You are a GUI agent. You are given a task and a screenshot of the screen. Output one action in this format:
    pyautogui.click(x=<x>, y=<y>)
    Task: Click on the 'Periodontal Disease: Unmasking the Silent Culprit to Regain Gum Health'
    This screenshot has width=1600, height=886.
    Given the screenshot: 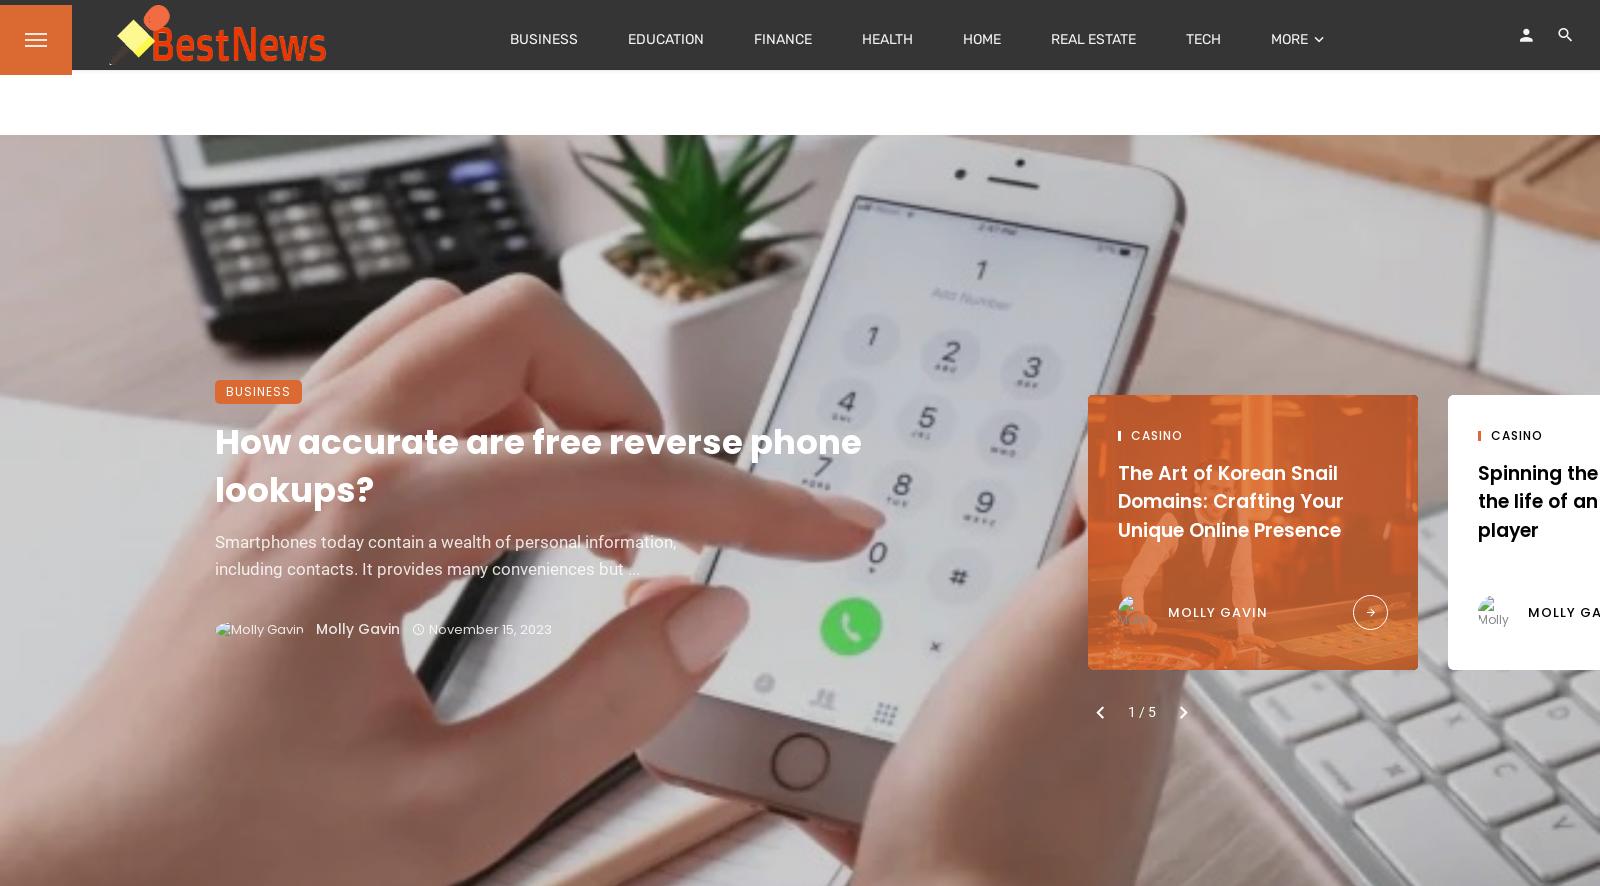 What is the action you would take?
    pyautogui.click(x=397, y=514)
    